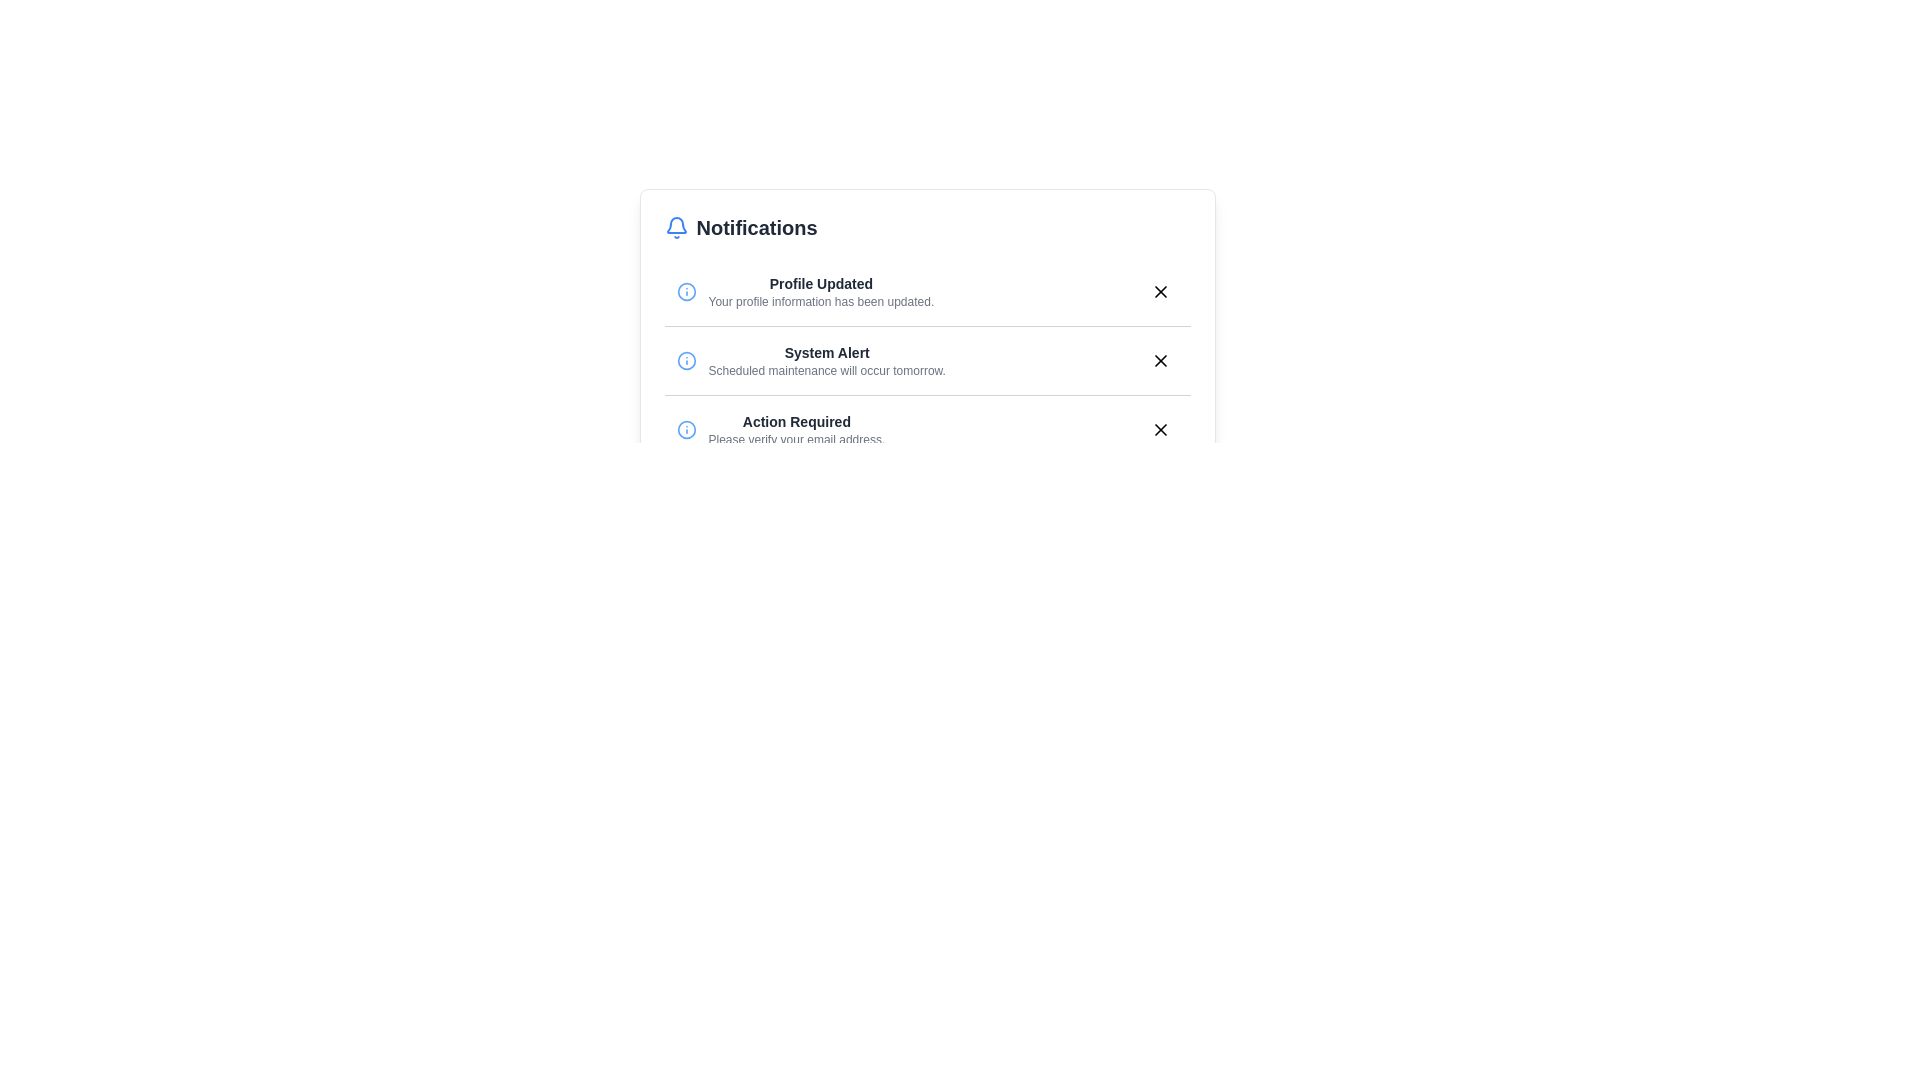  What do you see at coordinates (1160, 292) in the screenshot?
I see `the 'X' close button located at the top-right corner of the 'Profile Updated' notification box` at bounding box center [1160, 292].